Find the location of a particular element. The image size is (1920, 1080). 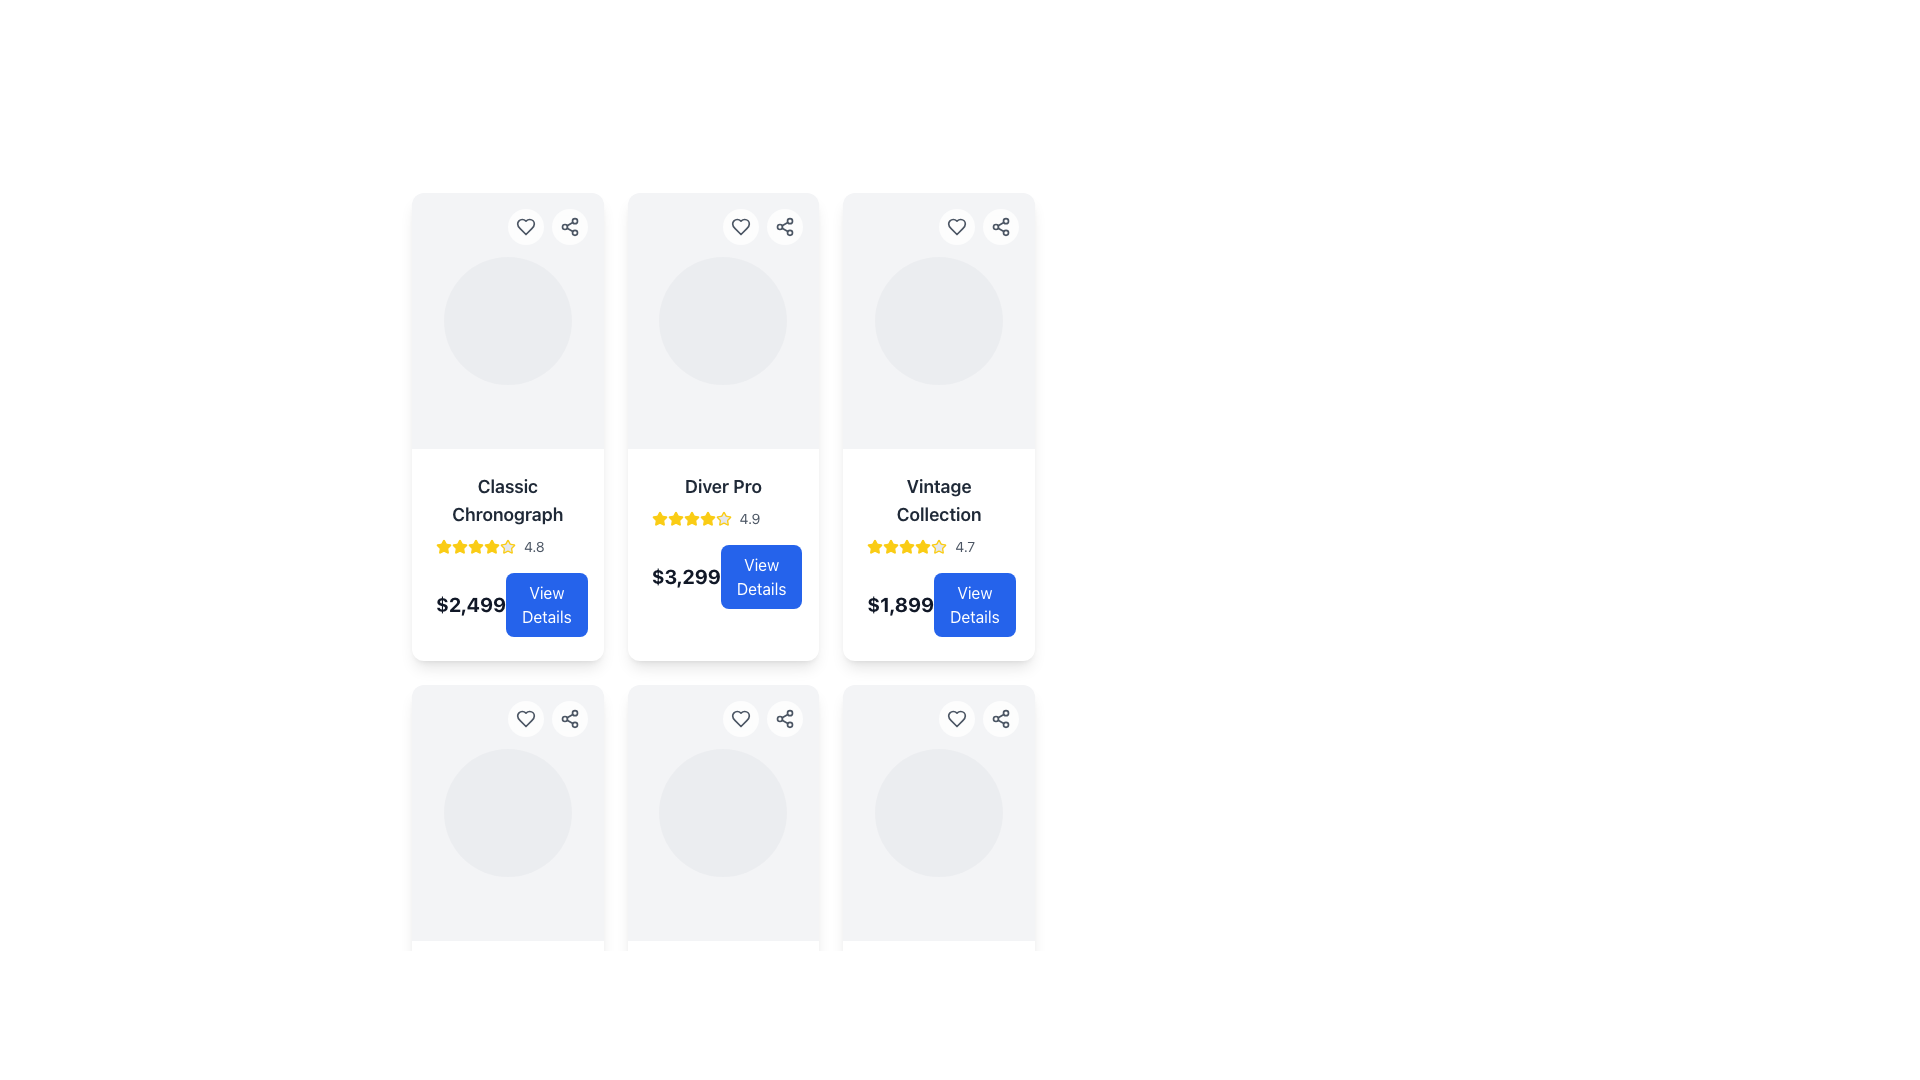

numerical rating displayed in the text label located to the bottom right of the row of five filled yellow stars on the second product card from the left is located at coordinates (534, 547).